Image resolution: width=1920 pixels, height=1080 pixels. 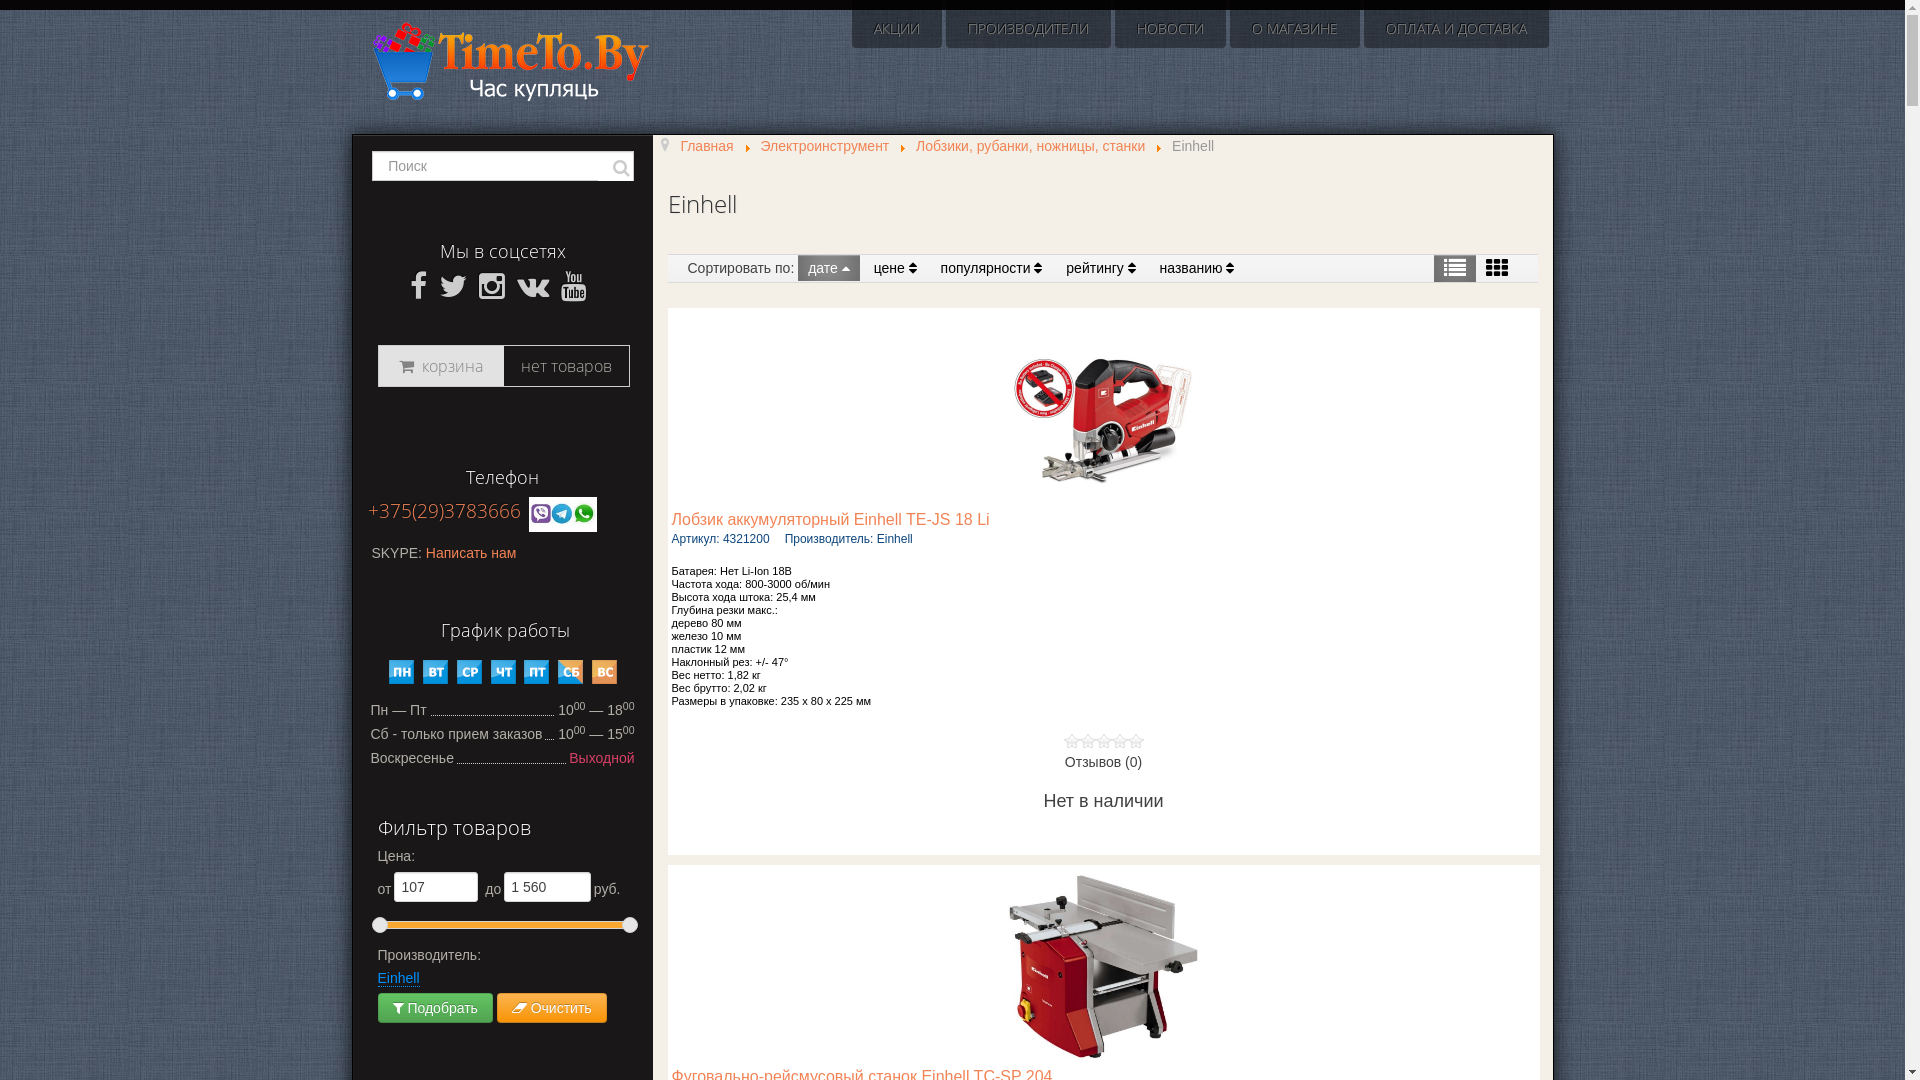 What do you see at coordinates (443, 509) in the screenshot?
I see `'+375(29)3783666'` at bounding box center [443, 509].